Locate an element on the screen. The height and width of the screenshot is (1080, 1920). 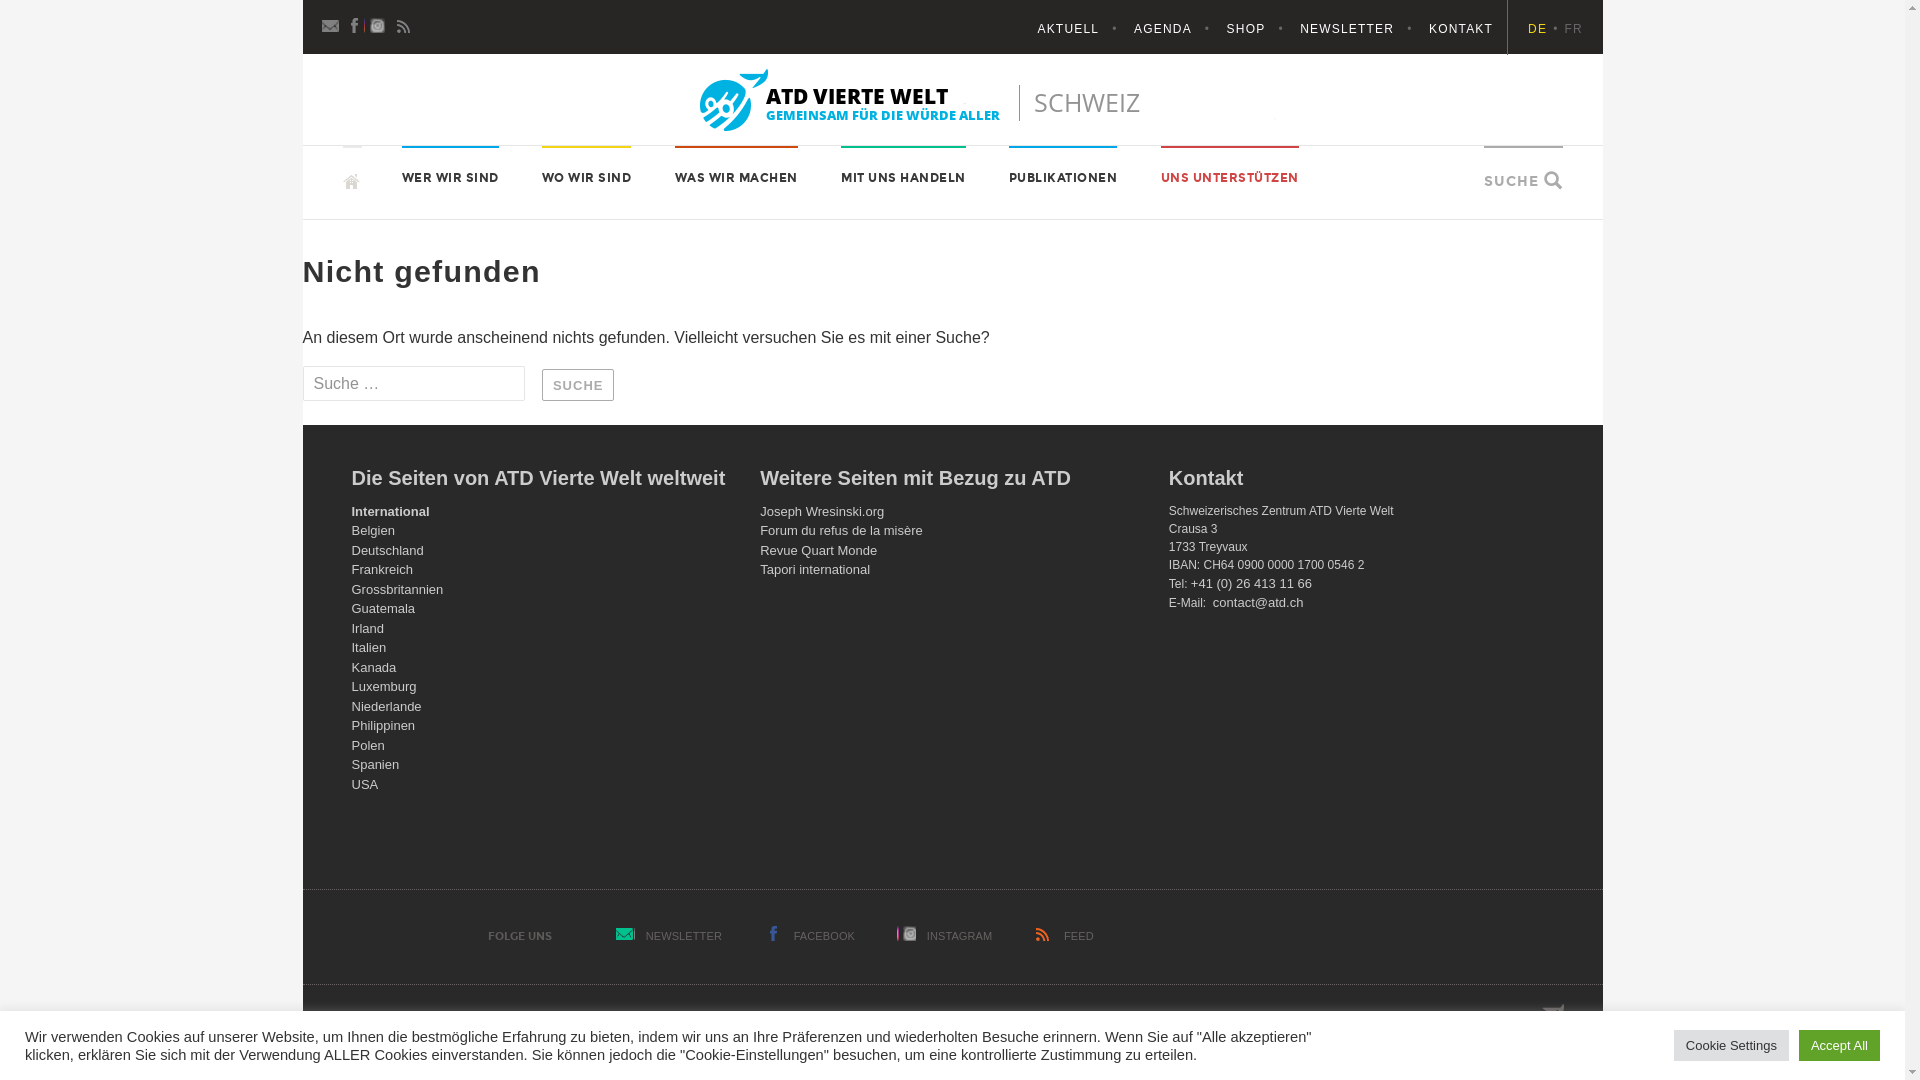
'Joseph Wresinski.org' is located at coordinates (821, 510).